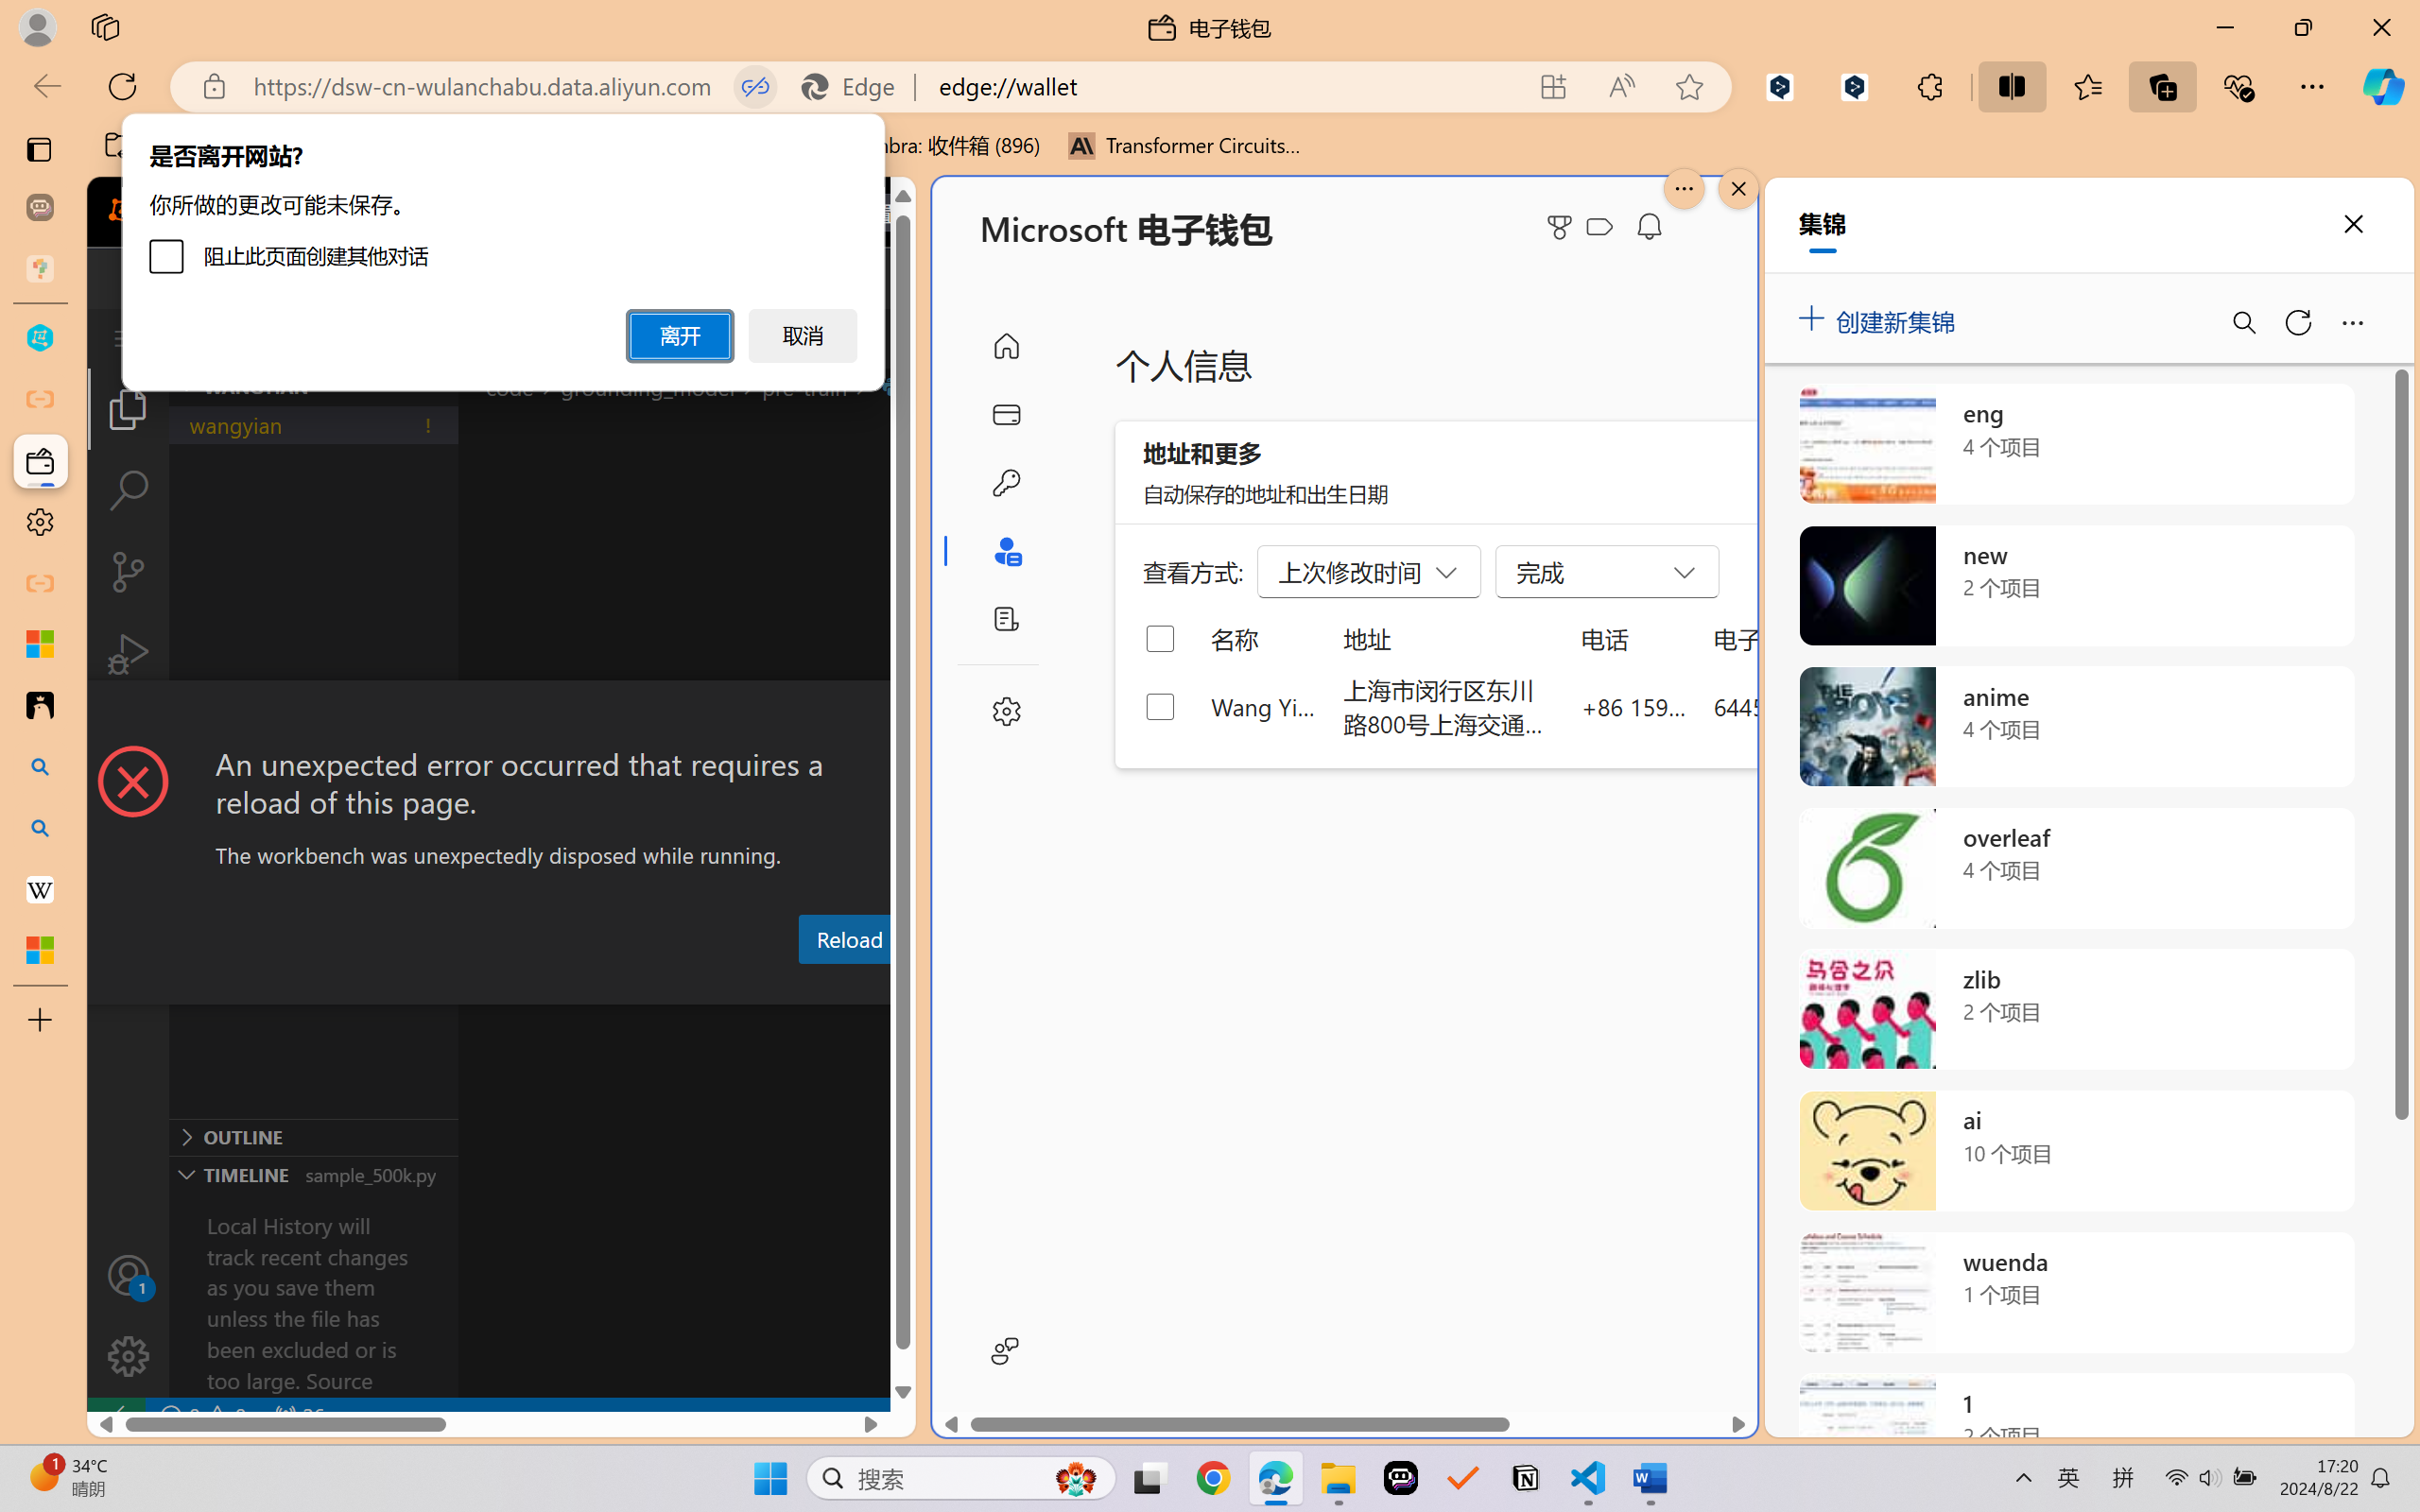 The height and width of the screenshot is (1512, 2420). I want to click on 'Microsoft Rewards', so click(1563, 227).